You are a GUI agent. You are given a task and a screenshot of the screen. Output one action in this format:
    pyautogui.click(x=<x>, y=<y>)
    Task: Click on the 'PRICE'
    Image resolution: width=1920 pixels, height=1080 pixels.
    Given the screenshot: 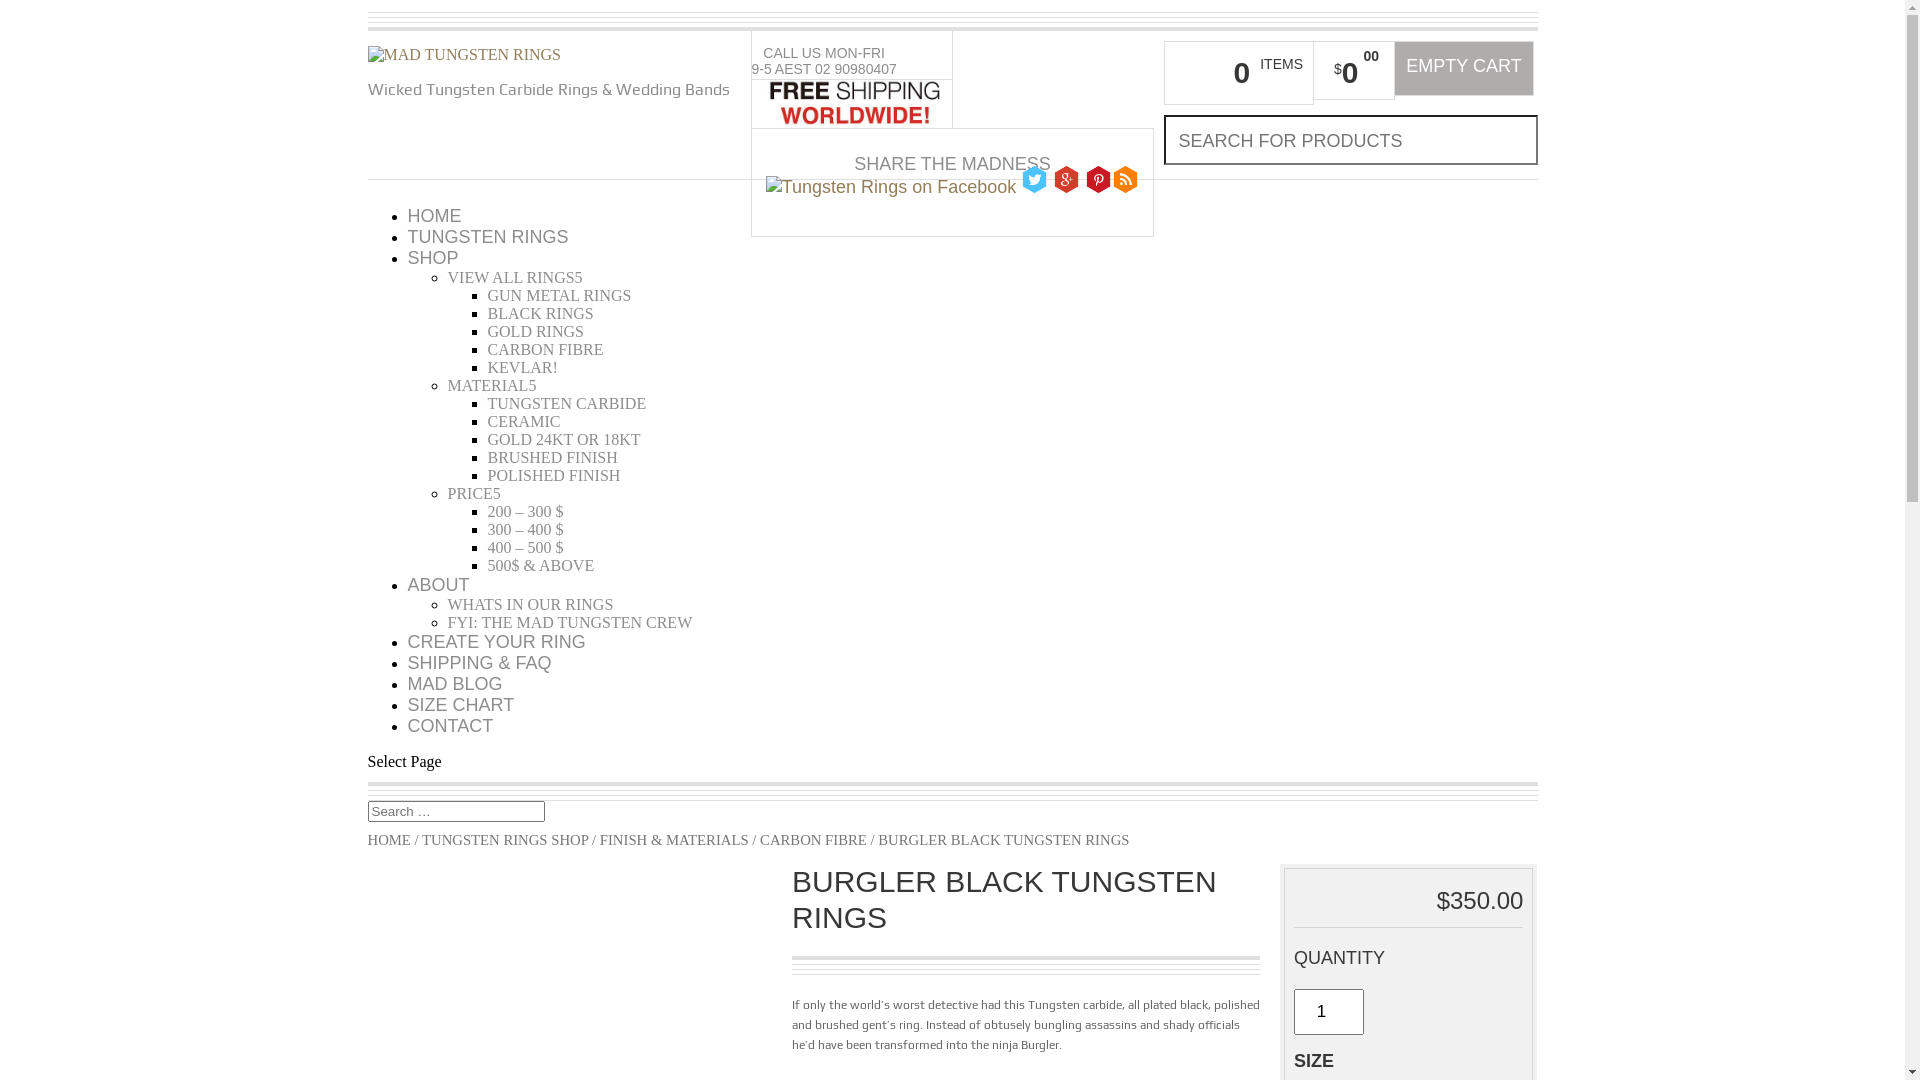 What is the action you would take?
    pyautogui.click(x=446, y=493)
    